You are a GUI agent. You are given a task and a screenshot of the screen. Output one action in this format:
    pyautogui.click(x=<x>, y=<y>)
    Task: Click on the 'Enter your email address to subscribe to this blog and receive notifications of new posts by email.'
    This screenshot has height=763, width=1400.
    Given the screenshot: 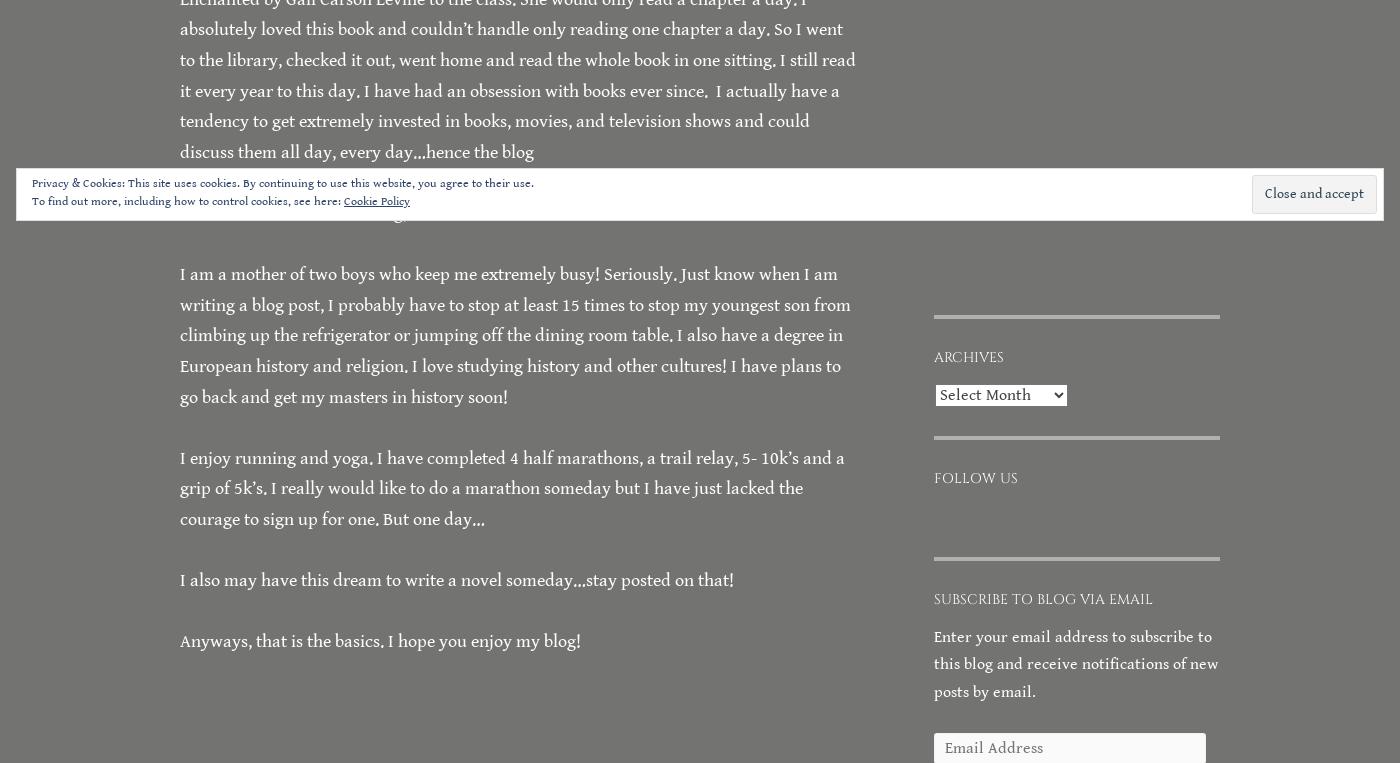 What is the action you would take?
    pyautogui.click(x=1076, y=663)
    